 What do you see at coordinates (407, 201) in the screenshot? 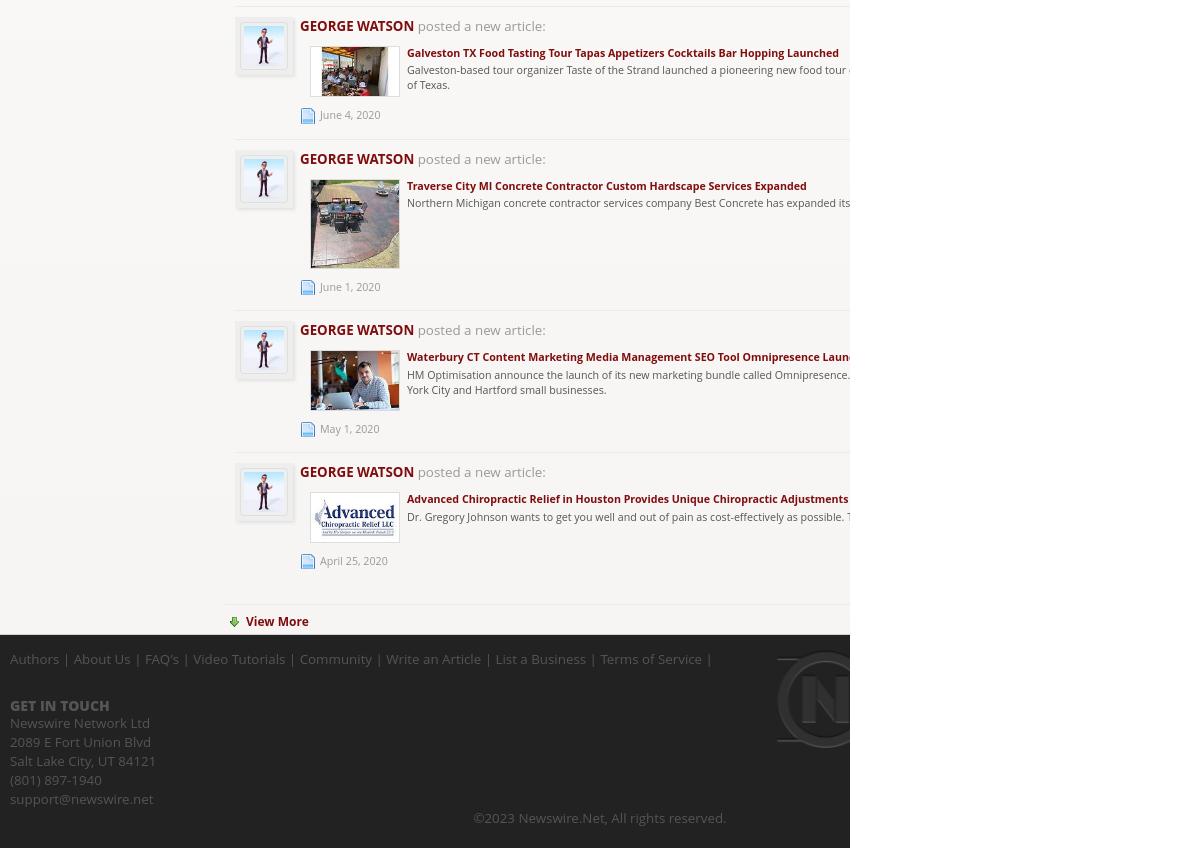
I see `'Northern Michigan concrete contractor services company Best Concrete has expanded its service area for custom concrete hardscape services.'` at bounding box center [407, 201].